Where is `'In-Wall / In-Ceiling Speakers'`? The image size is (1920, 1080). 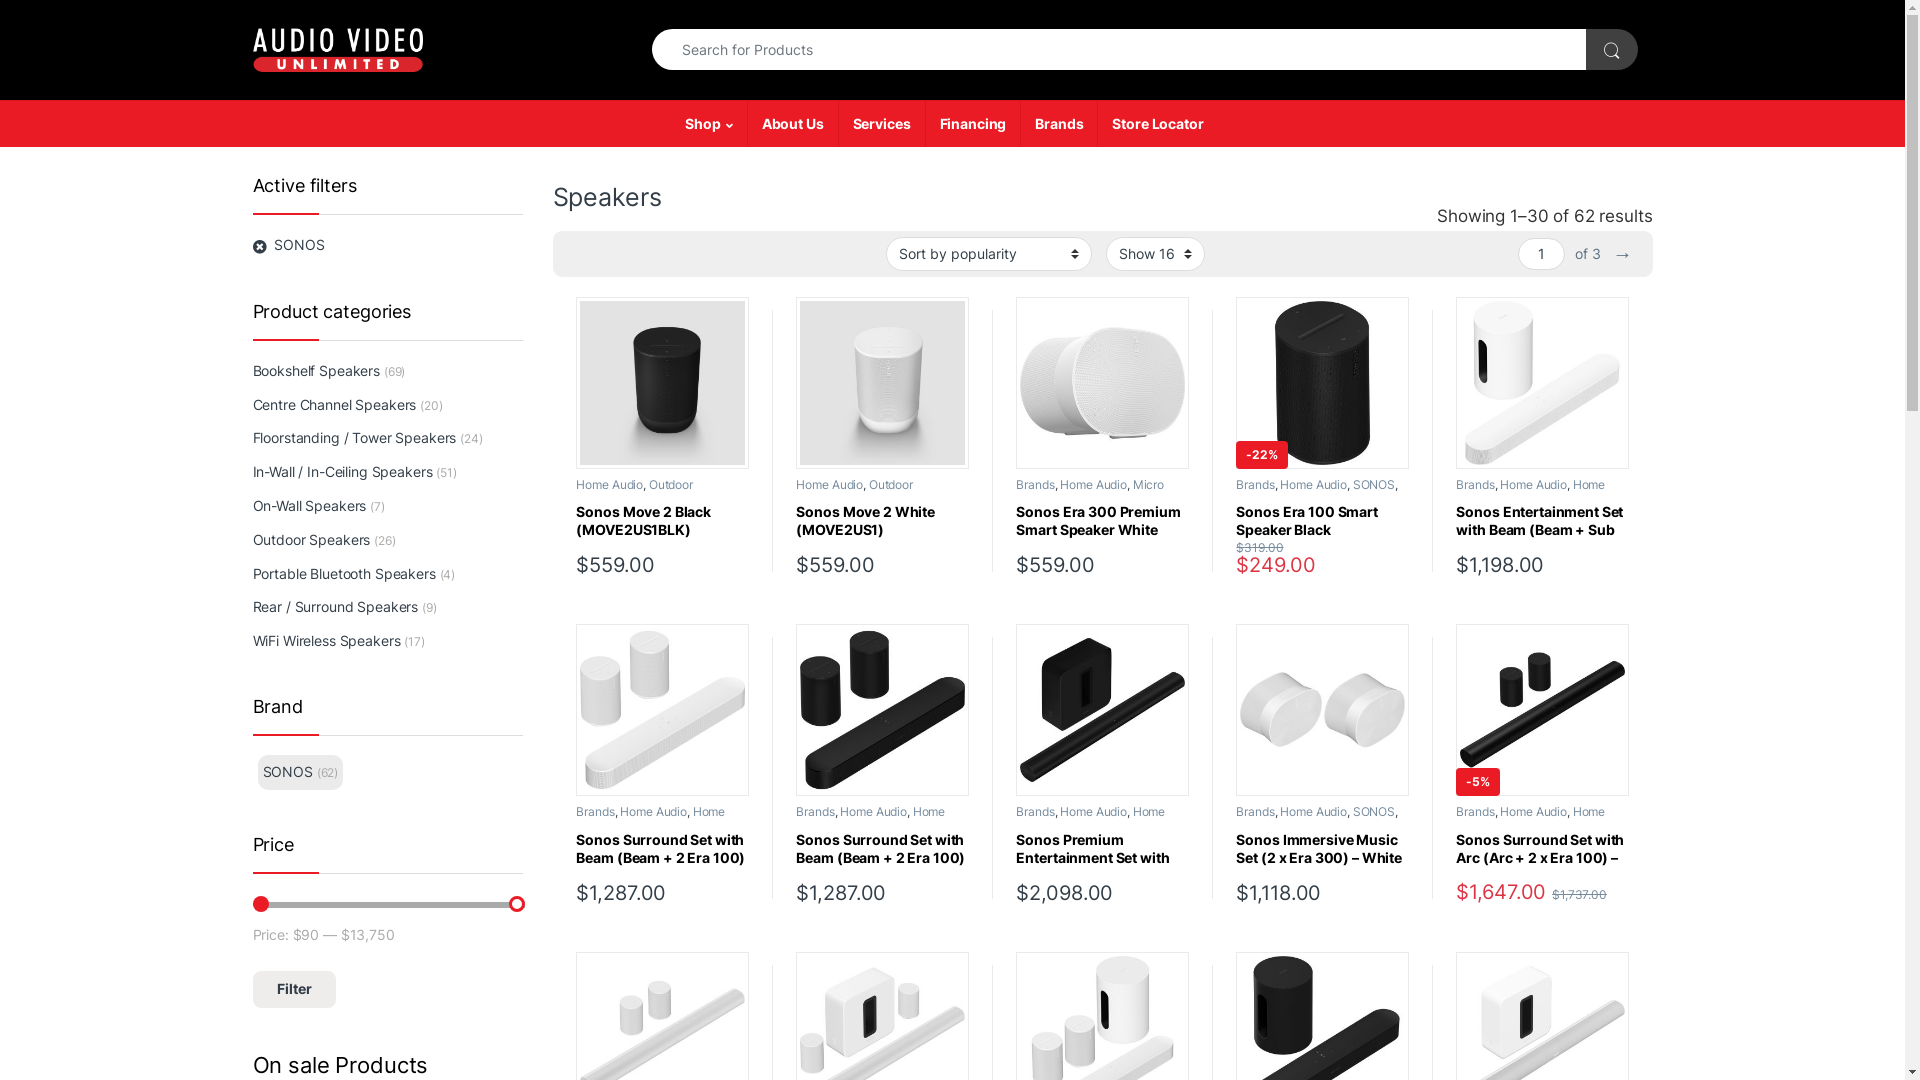 'In-Wall / In-Ceiling Speakers' is located at coordinates (341, 471).